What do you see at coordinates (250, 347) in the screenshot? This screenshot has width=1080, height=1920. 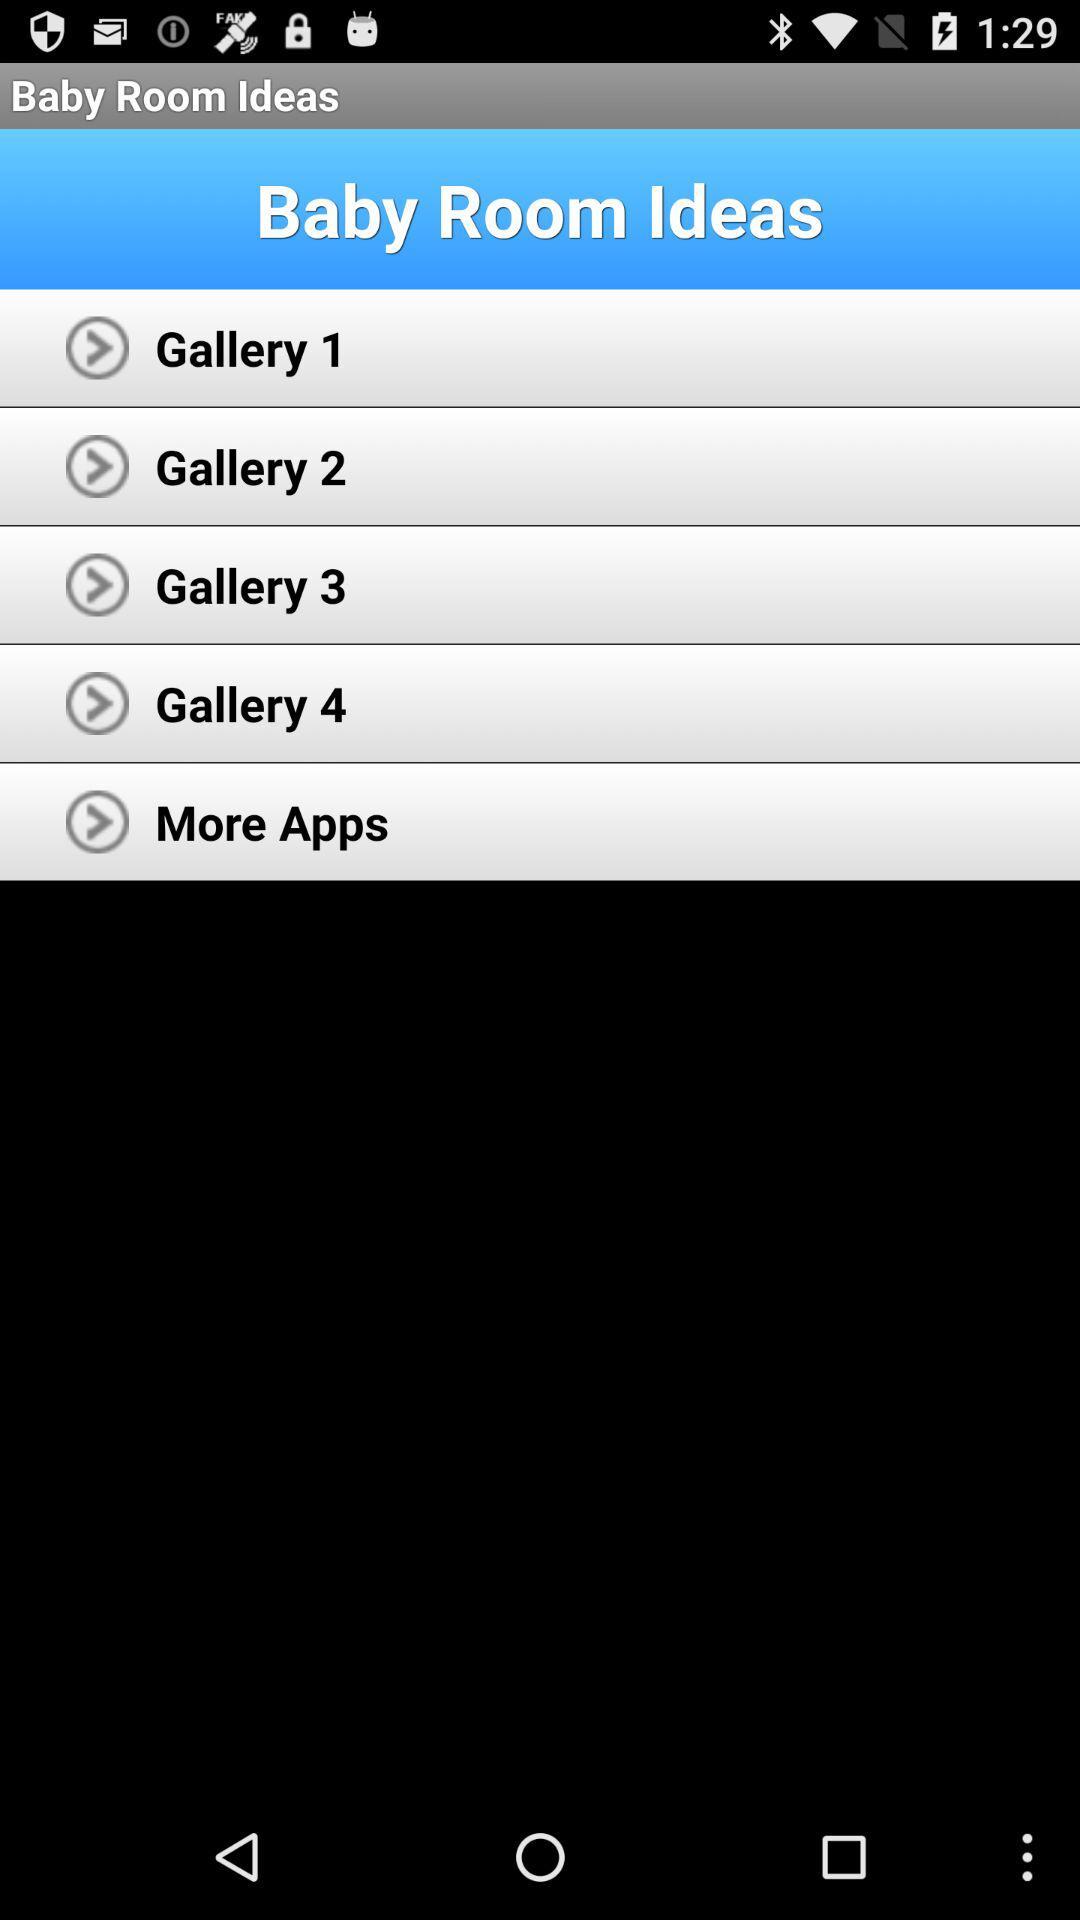 I see `app above gallery 2` at bounding box center [250, 347].